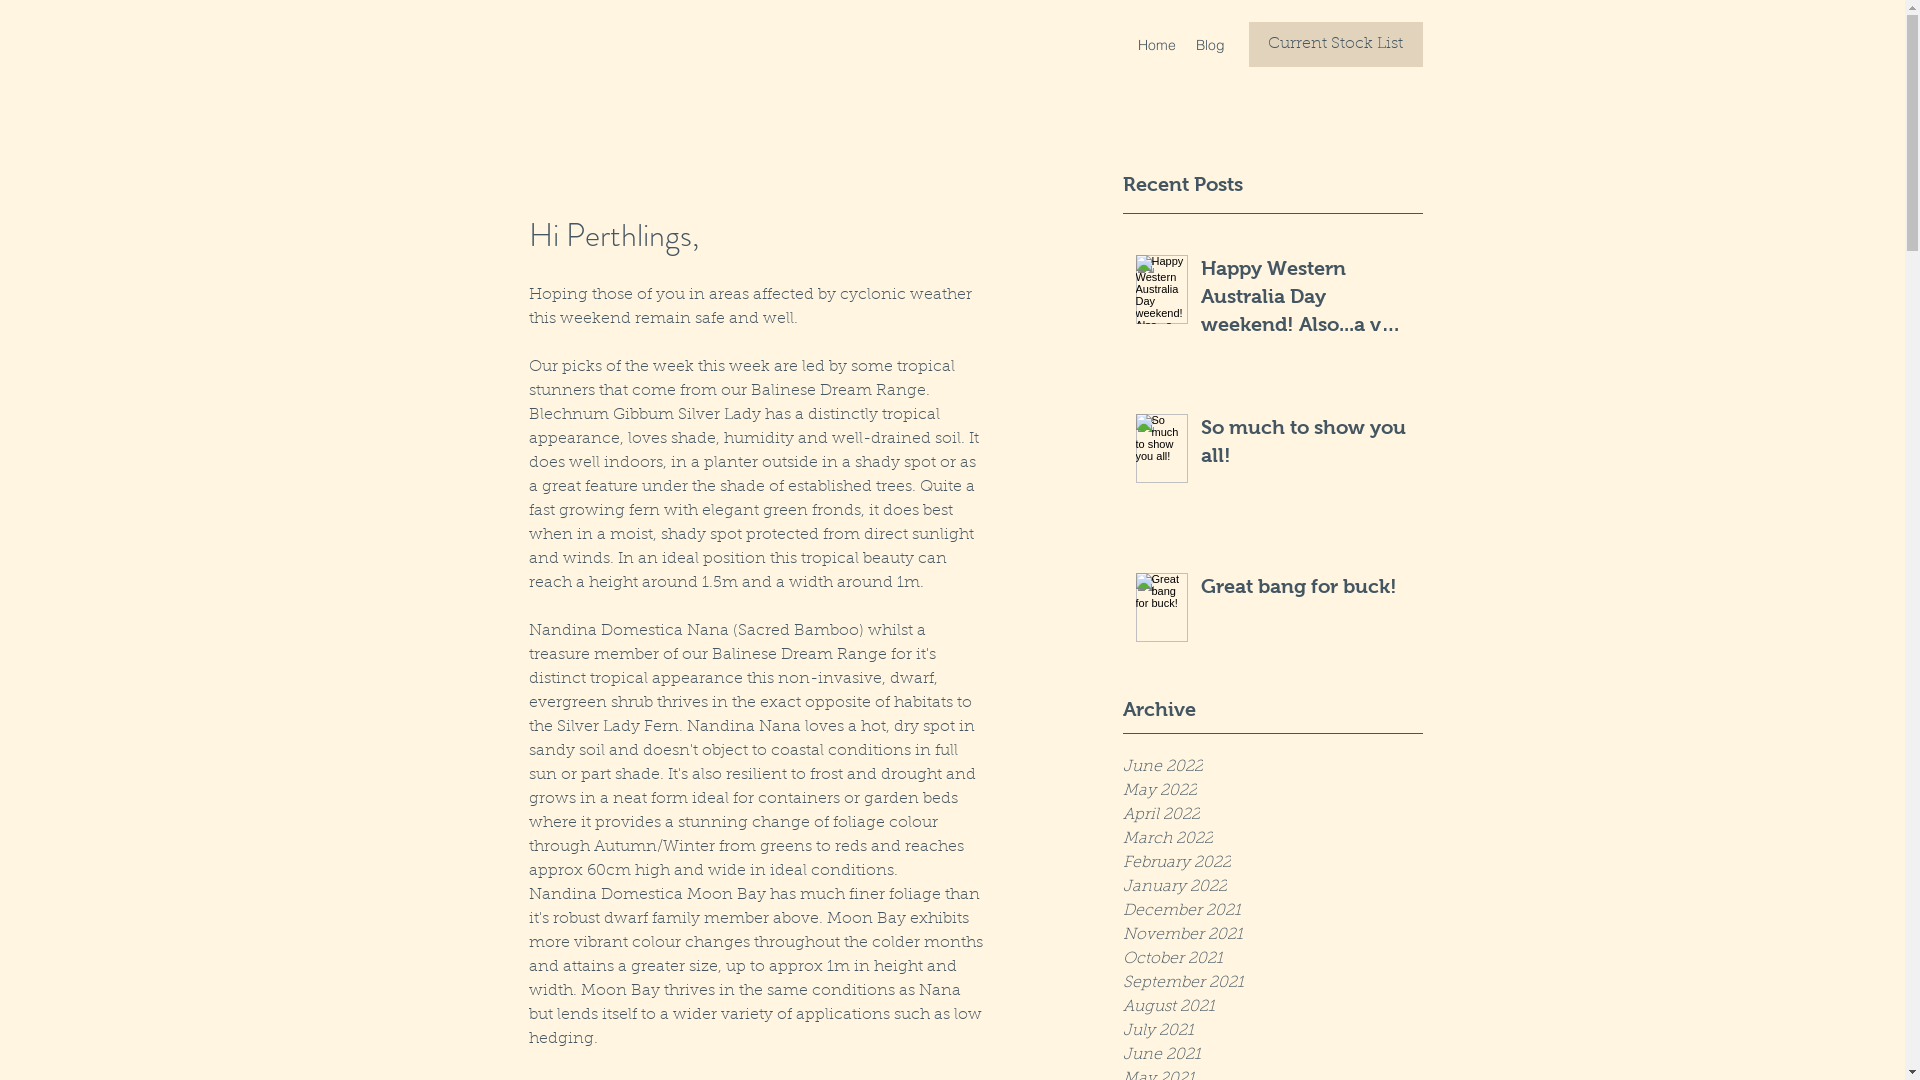 The height and width of the screenshot is (1080, 1920). Describe the element at coordinates (1122, 910) in the screenshot. I see `'December 2021'` at that location.